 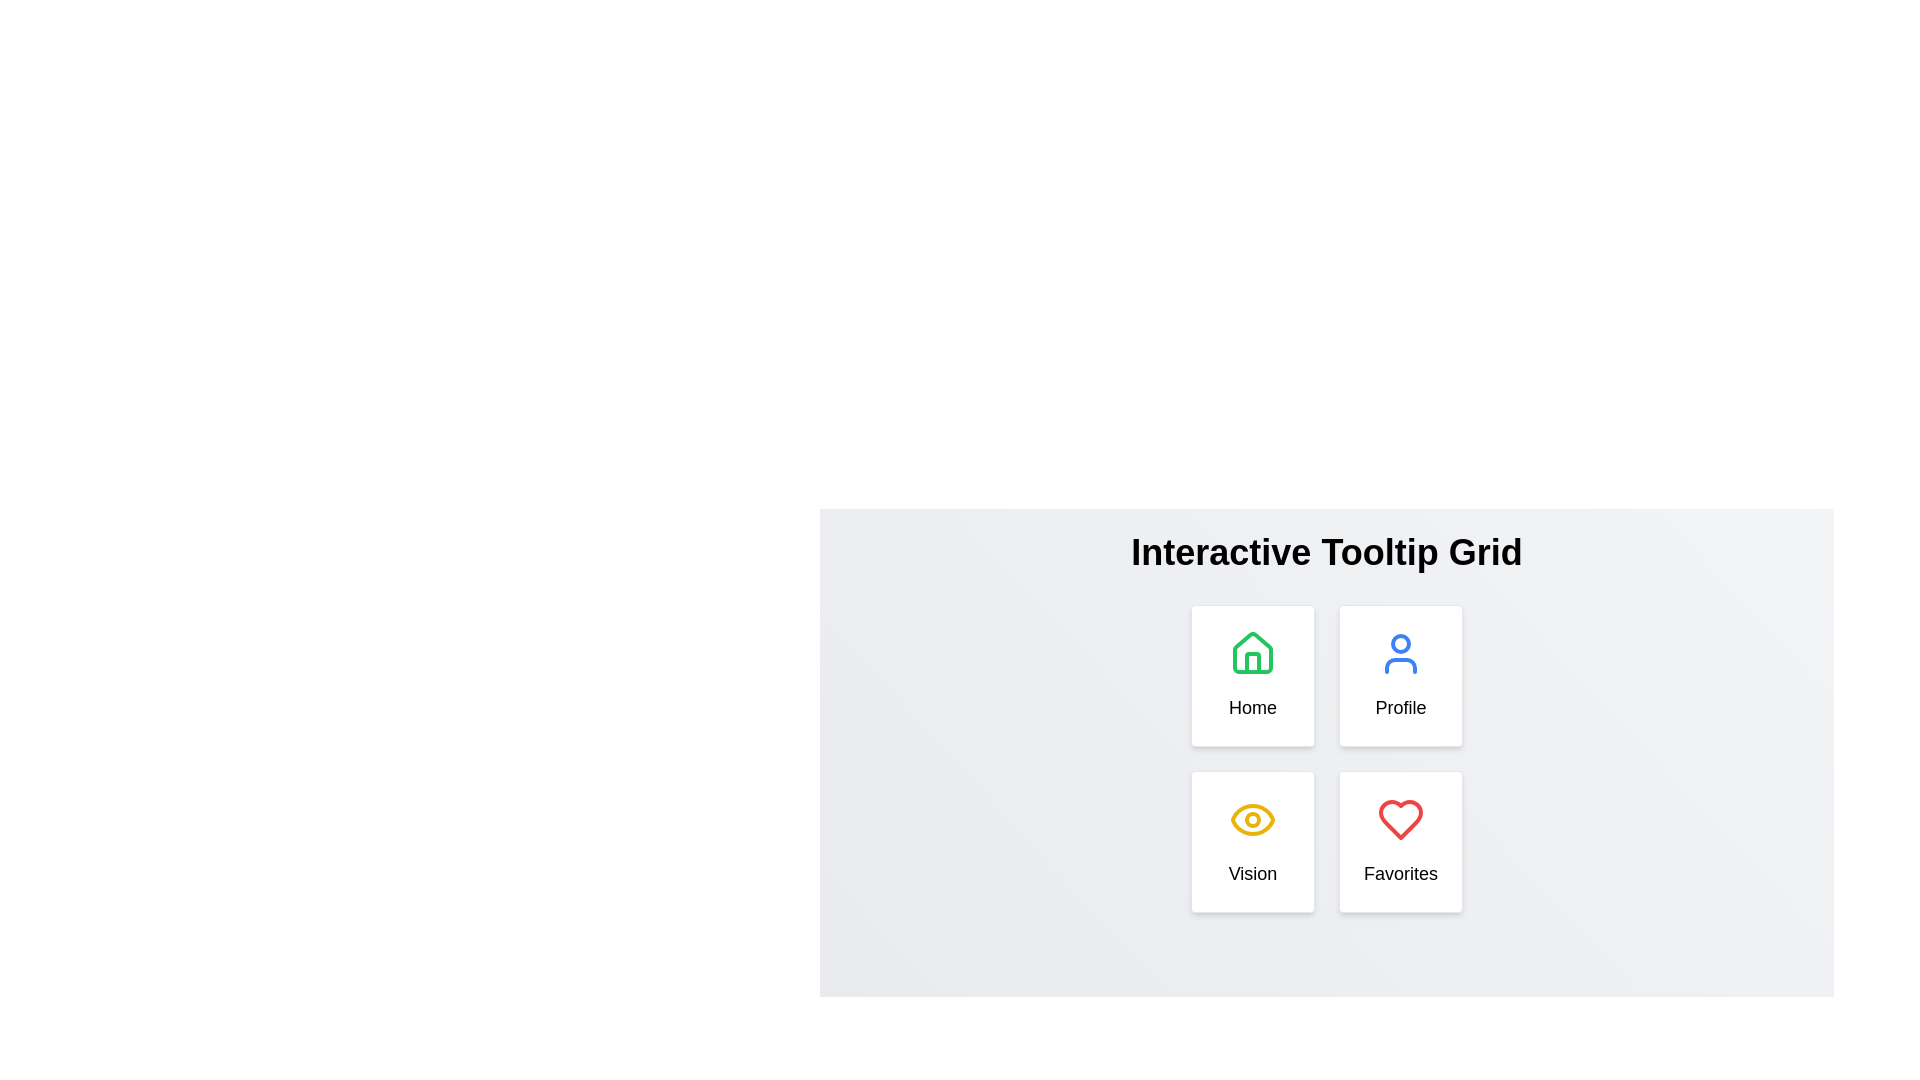 What do you see at coordinates (1400, 820) in the screenshot?
I see `the heart icon representing the 'Favorites' feature, which is located in the bottom-right corner of a 2x2 grid layout, above the 'Favorites' label` at bounding box center [1400, 820].